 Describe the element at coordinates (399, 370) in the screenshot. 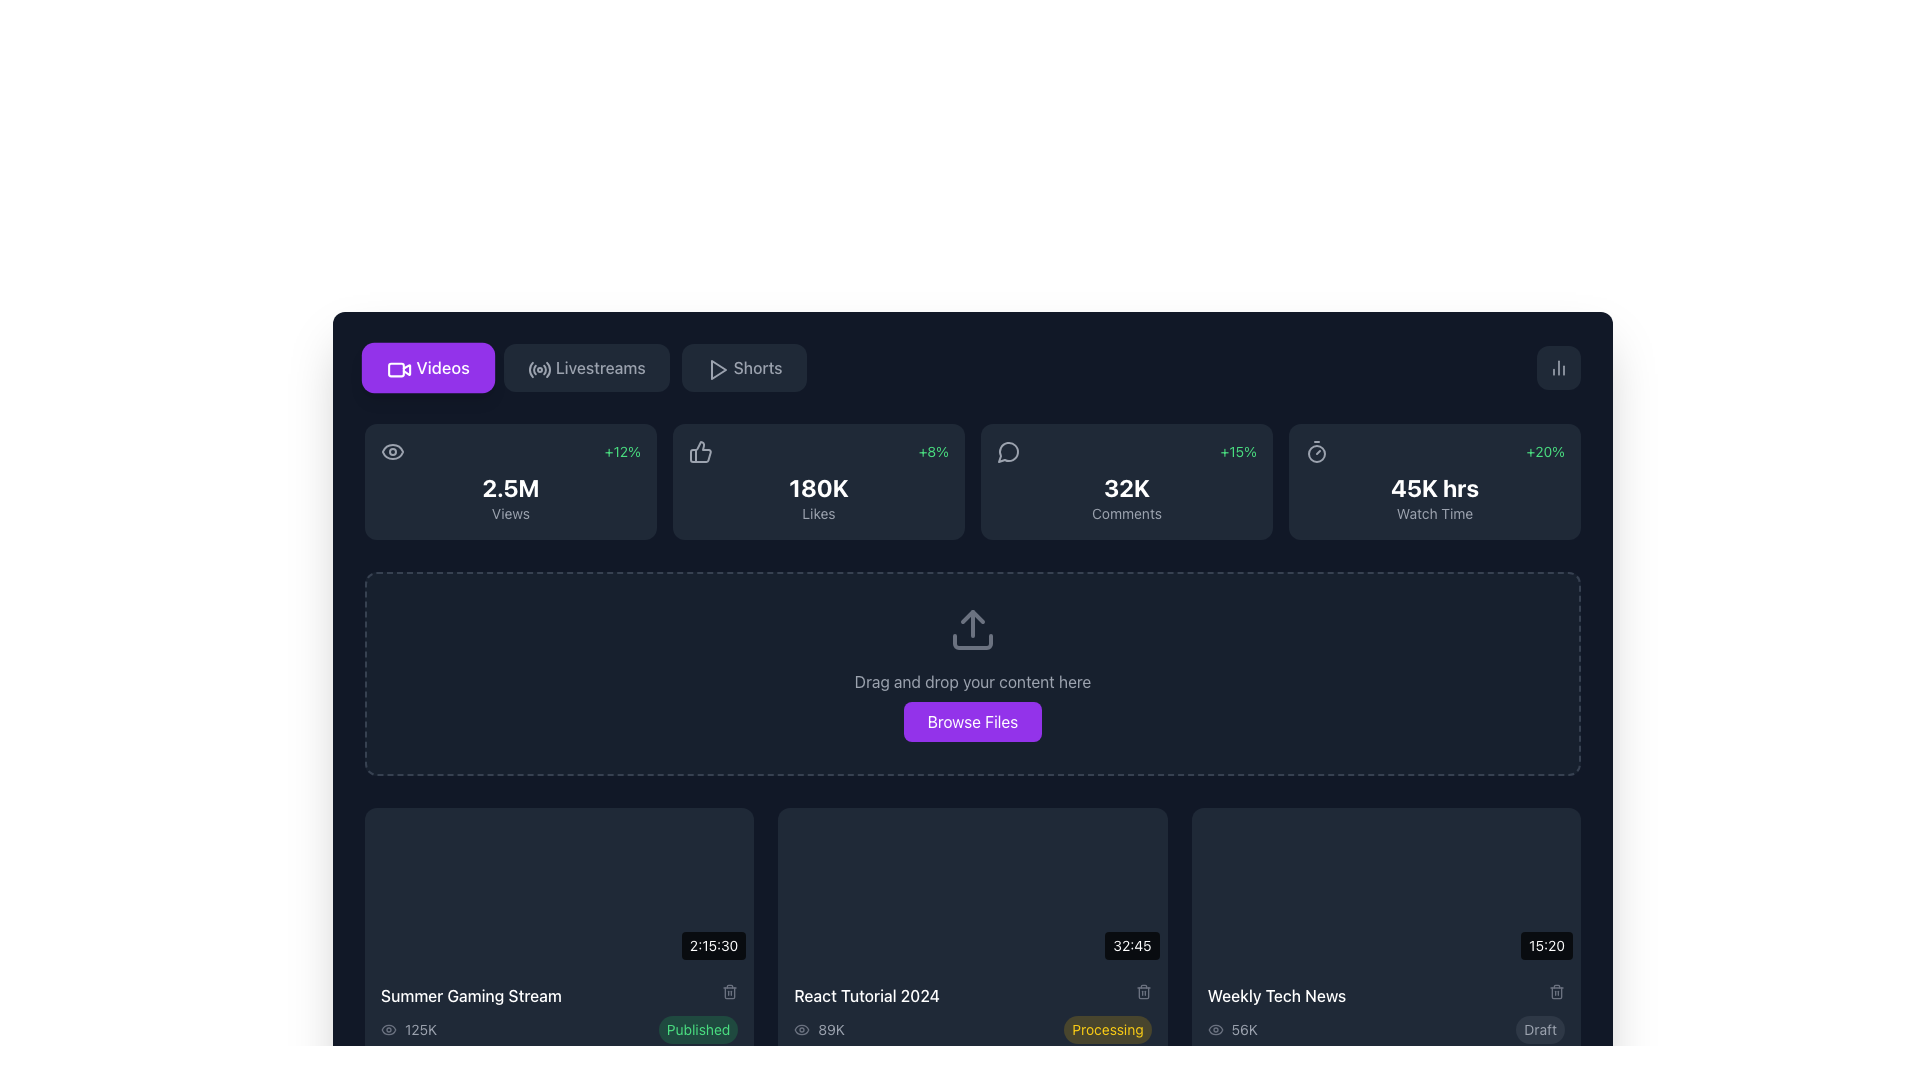

I see `the video camera icon located within the purple 'Videos' button in the horizontal navigation menu at the top of the page` at that location.